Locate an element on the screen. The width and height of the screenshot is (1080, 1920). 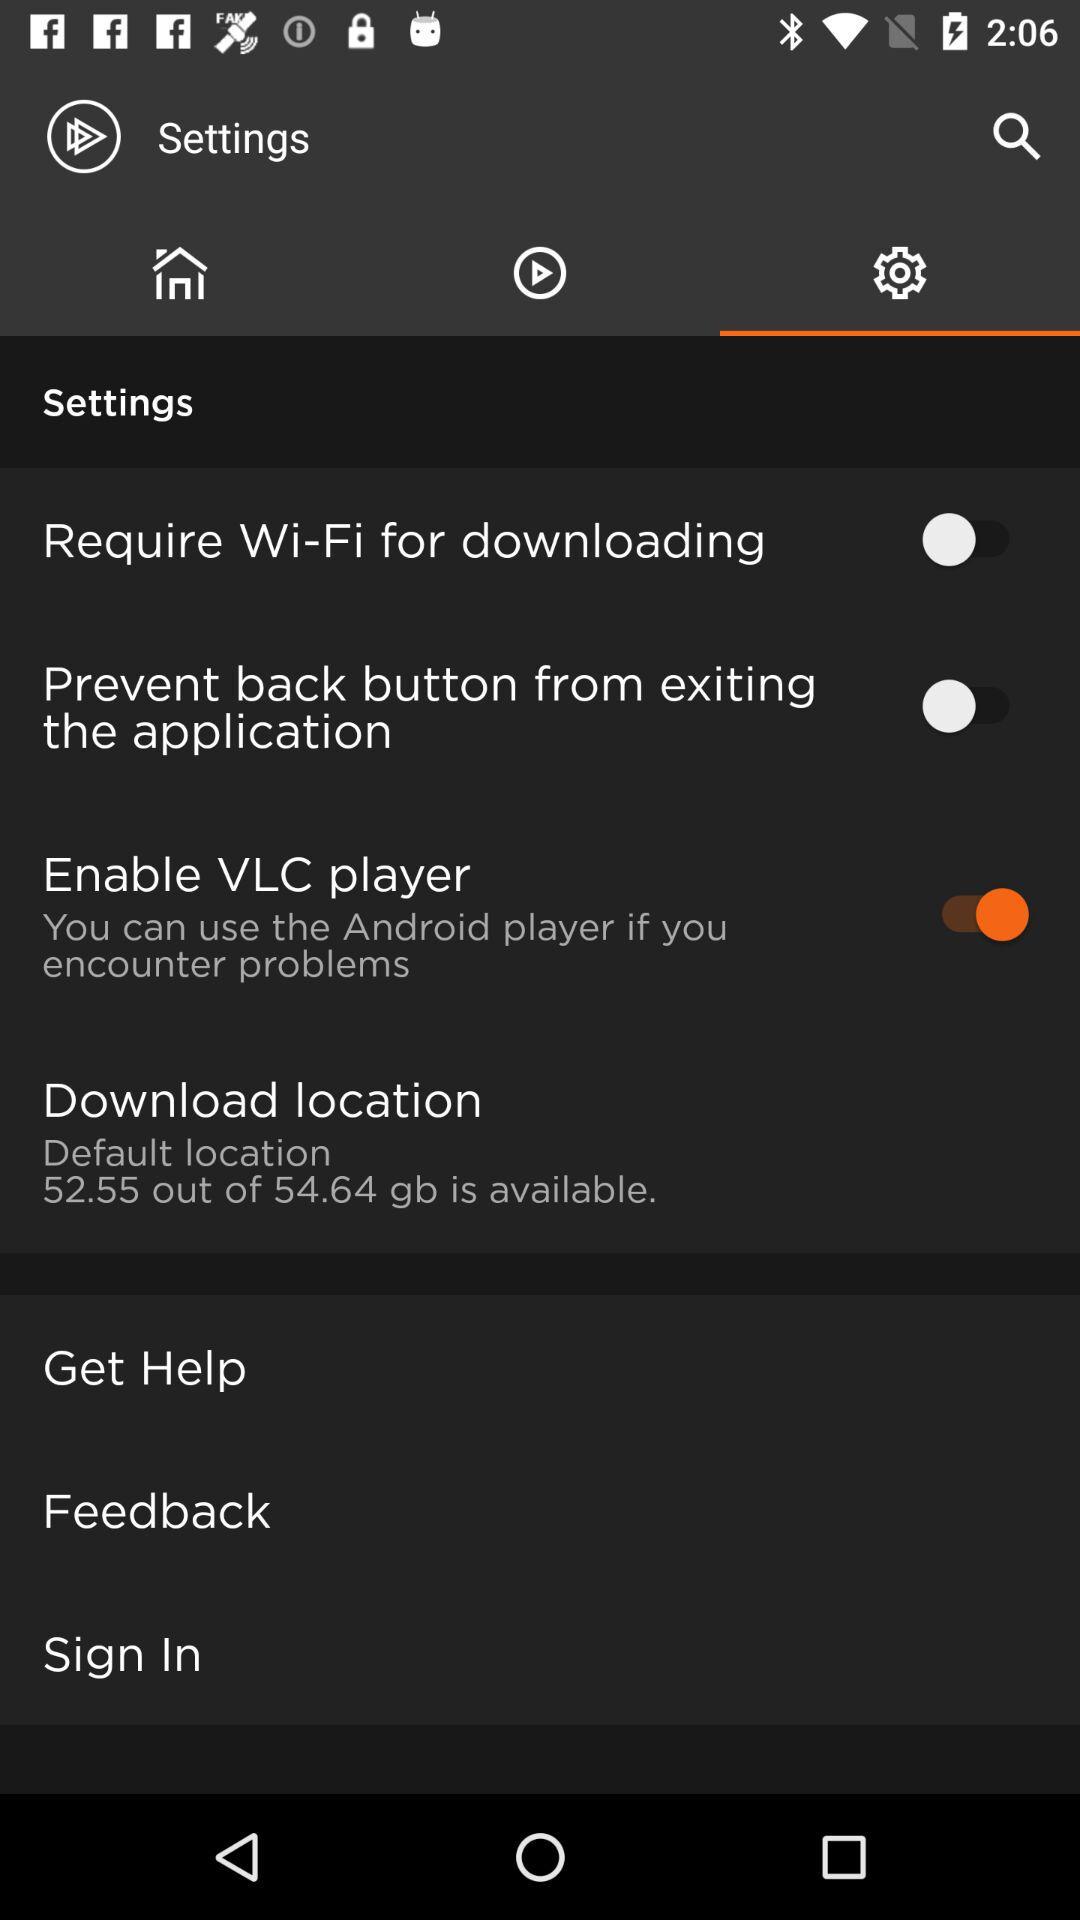
the national_flag icon is located at coordinates (898, 272).